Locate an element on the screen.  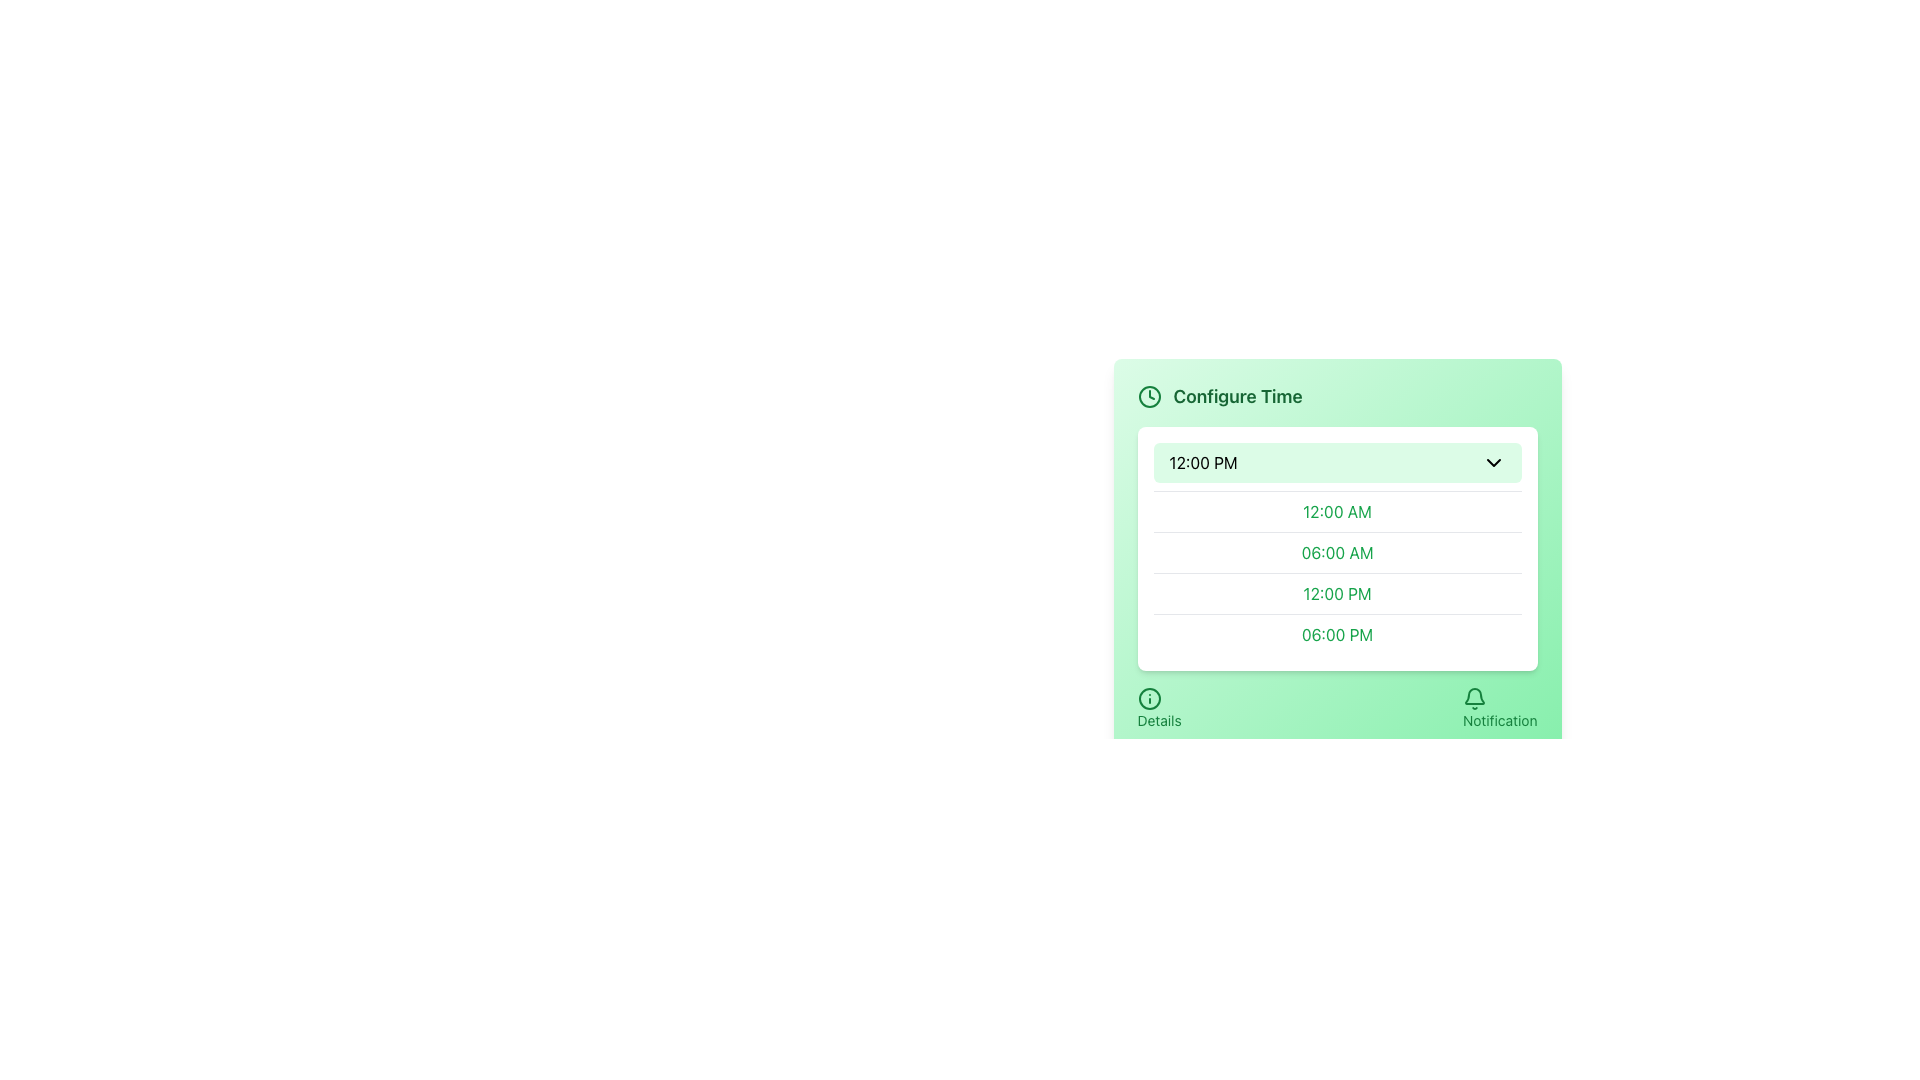
the third item in the dropdown menu of the 'Configure Time' component, which displays '12:00 PM' in green font on a white background is located at coordinates (1337, 573).